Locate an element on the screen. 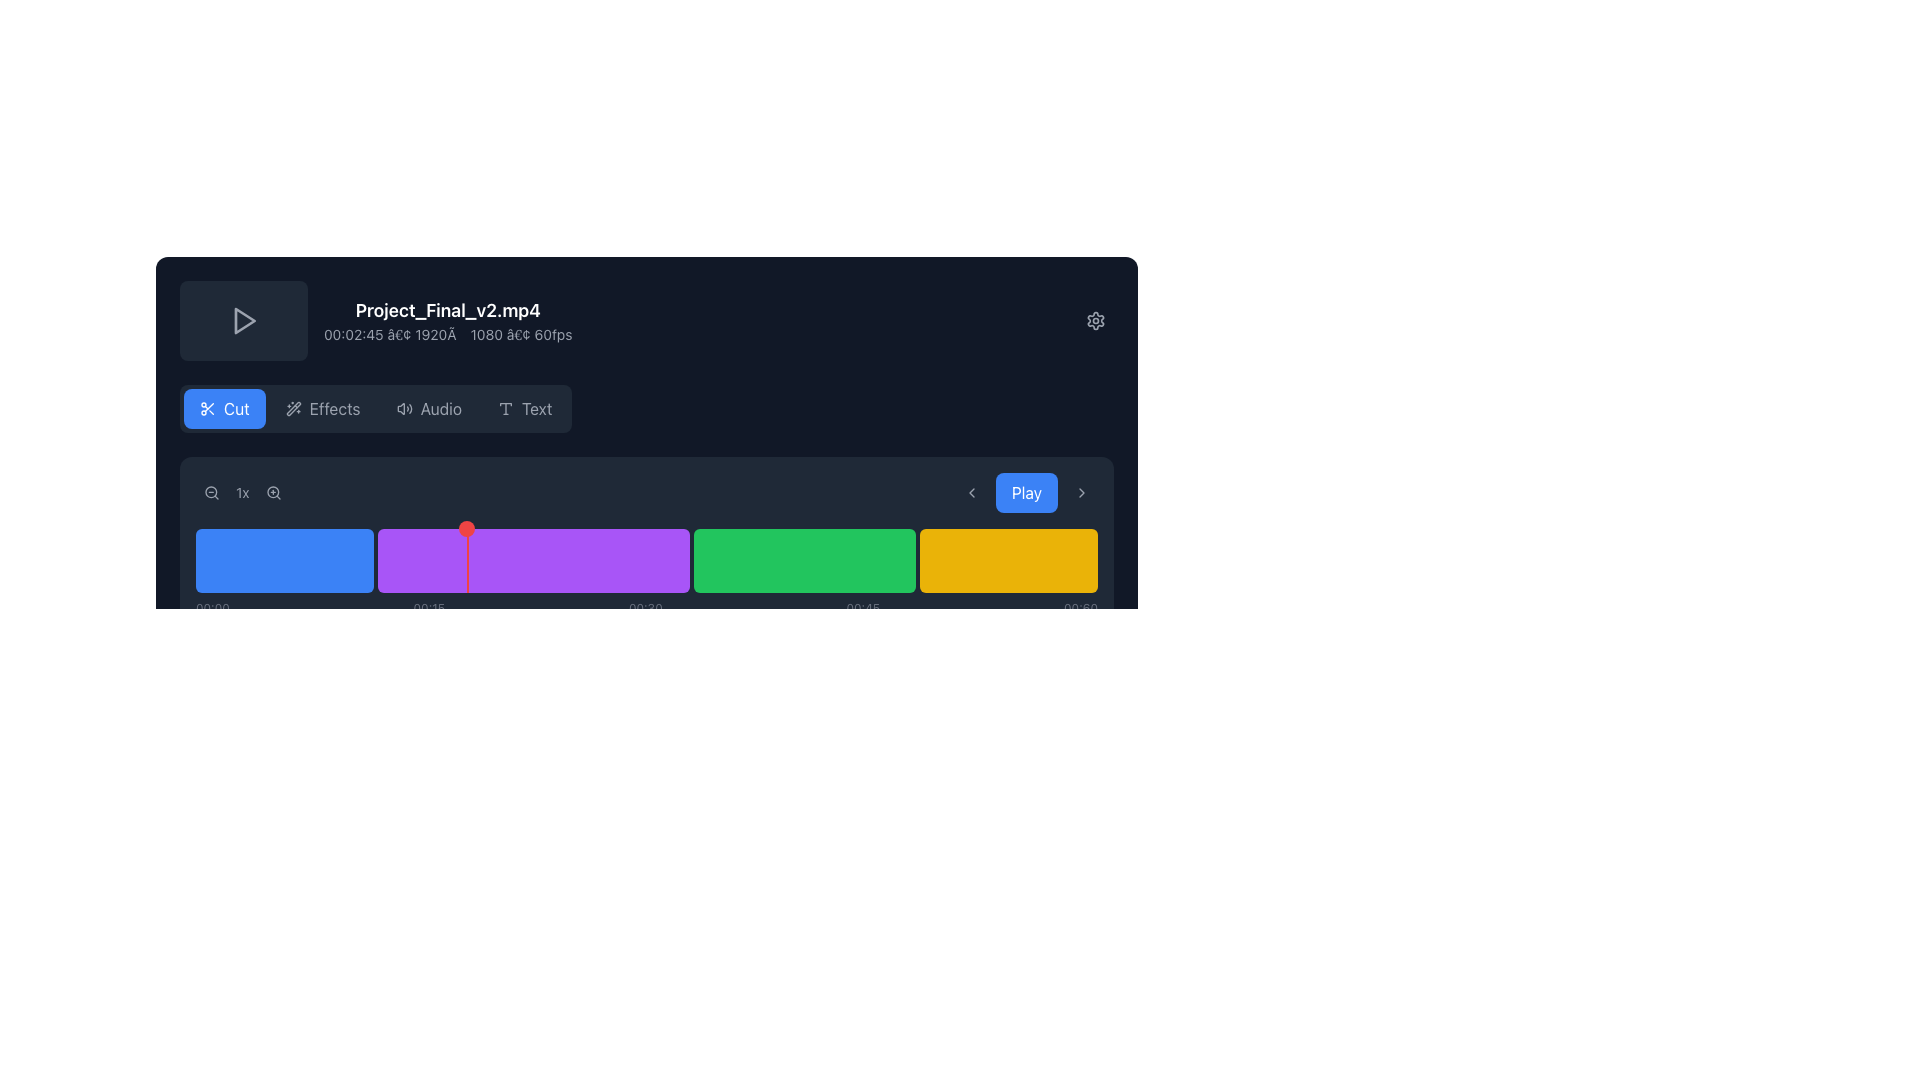 The image size is (1920, 1080). the Zoom Out button located in the toolbar above the timeline is located at coordinates (211, 493).